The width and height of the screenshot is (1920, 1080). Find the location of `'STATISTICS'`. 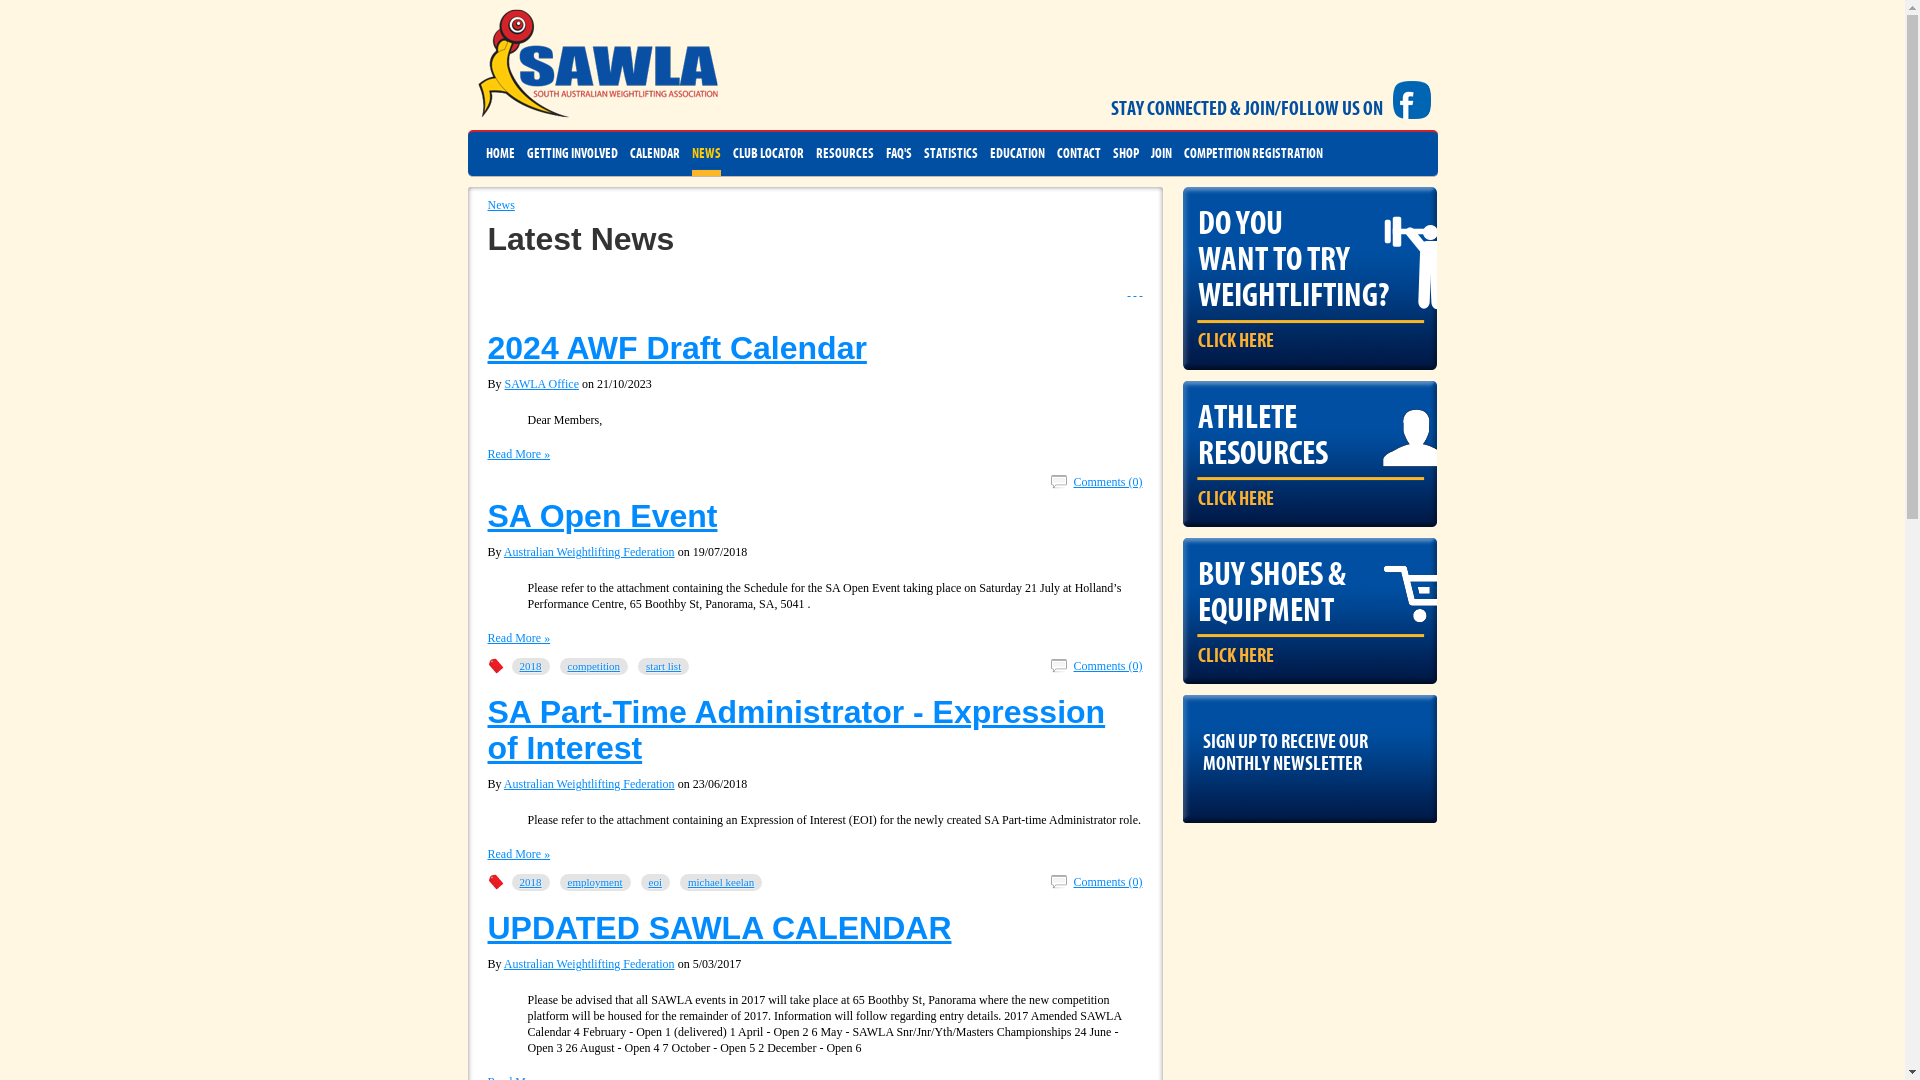

'STATISTICS' is located at coordinates (949, 153).